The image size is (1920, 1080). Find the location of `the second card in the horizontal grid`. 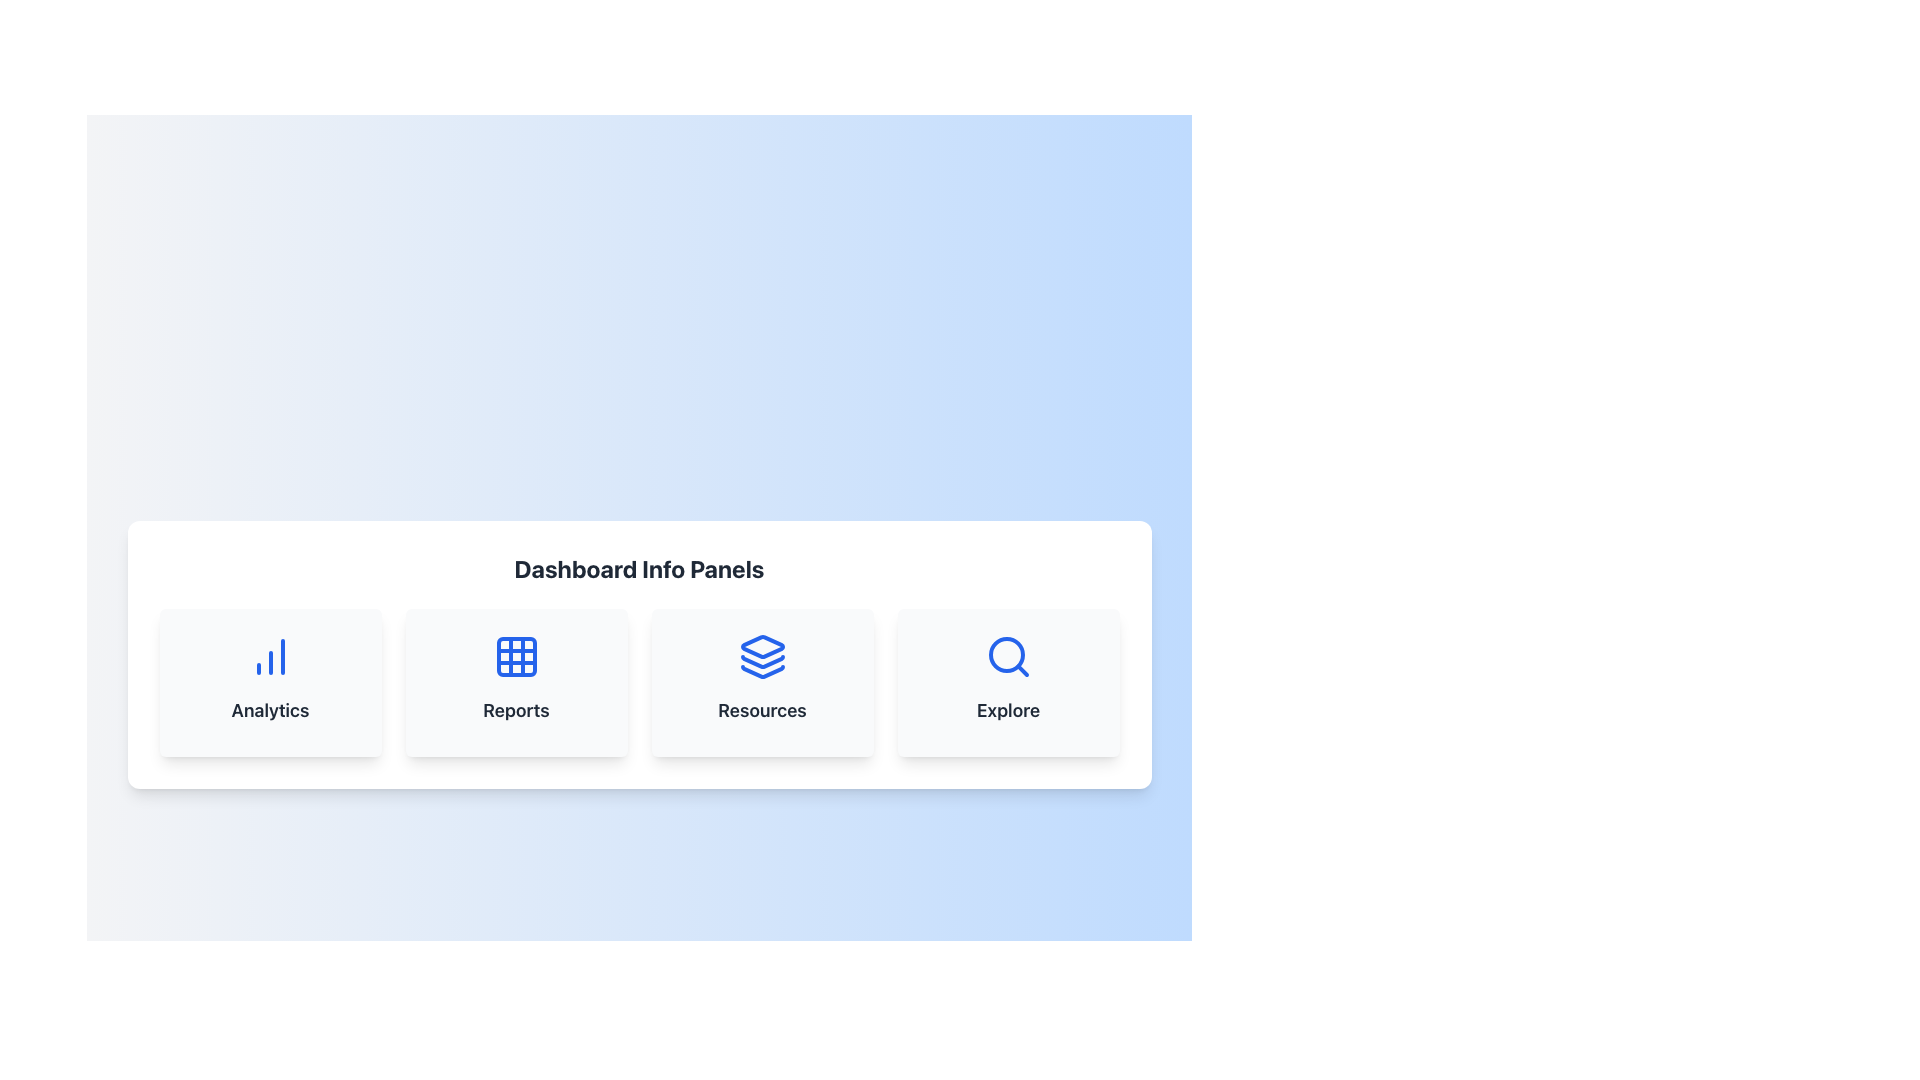

the second card in the horizontal grid is located at coordinates (516, 681).